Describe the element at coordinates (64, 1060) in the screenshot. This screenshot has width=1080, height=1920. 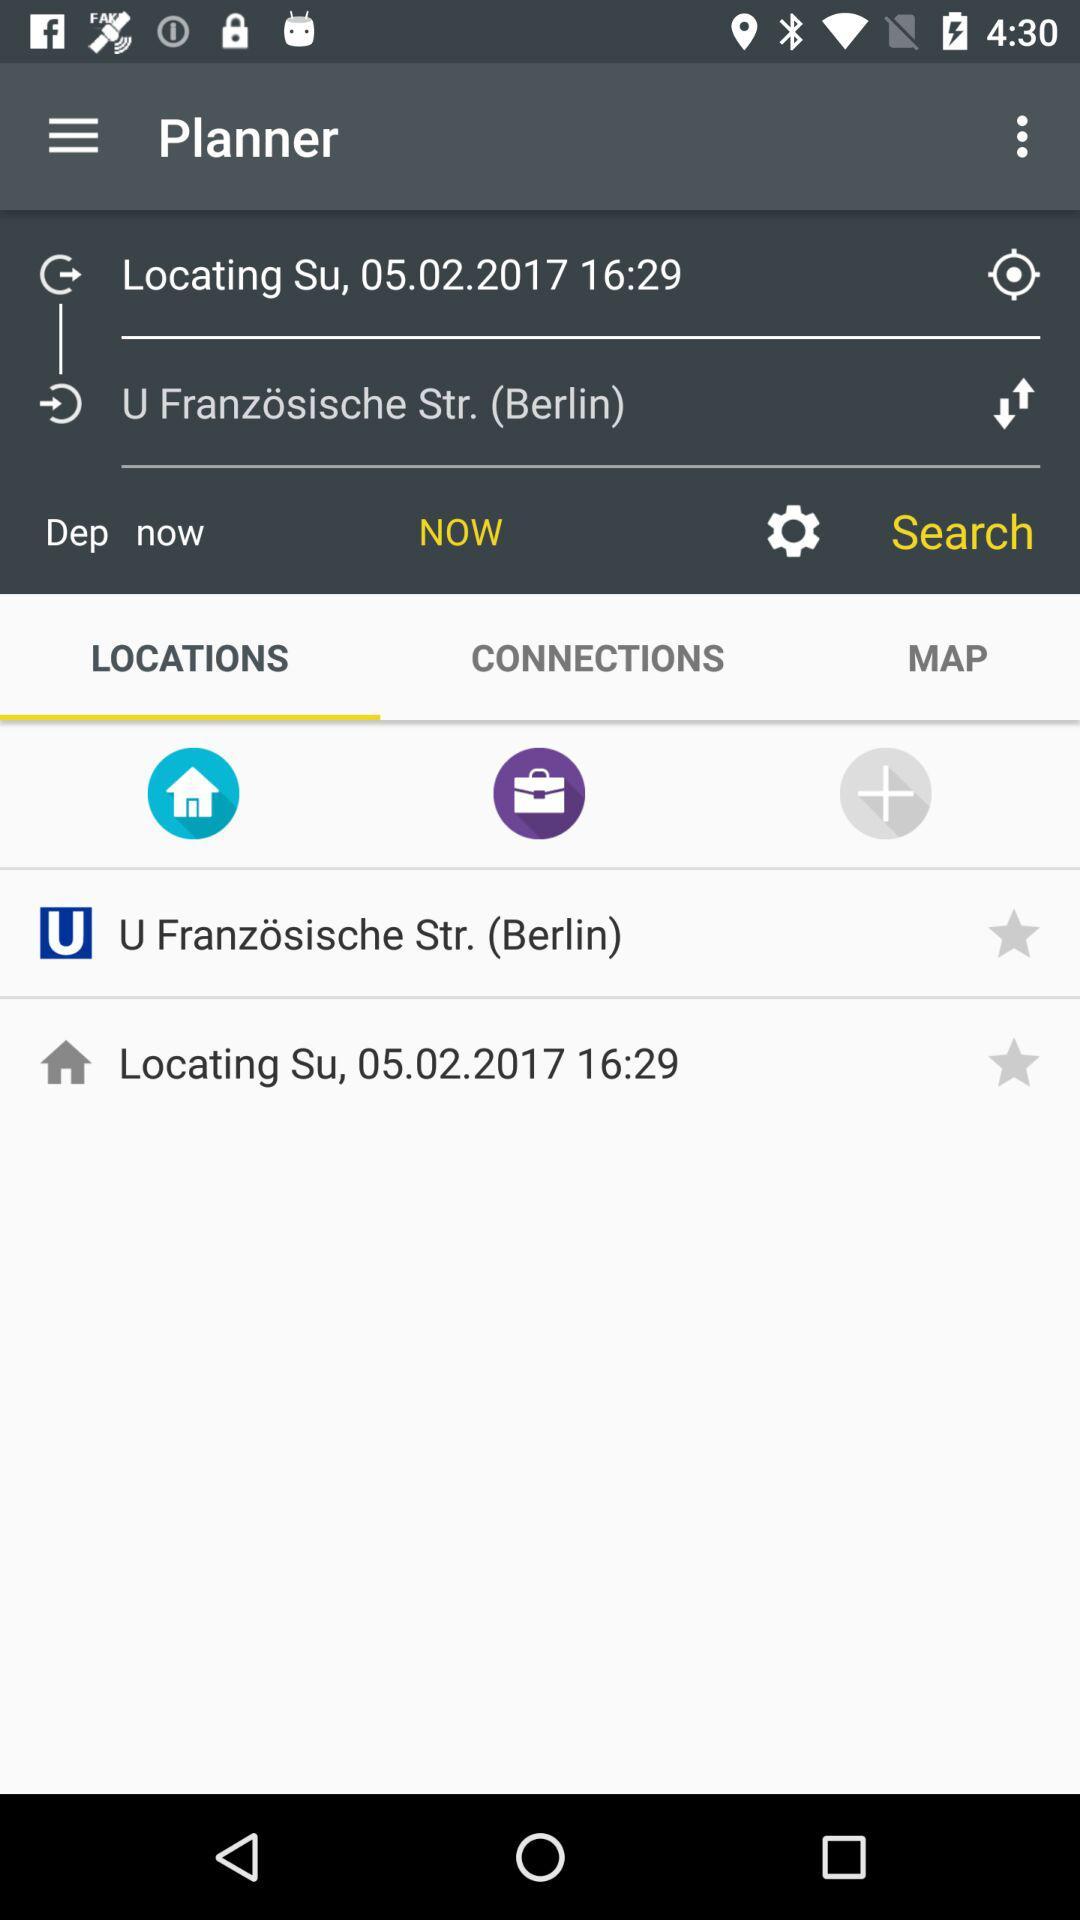
I see `the first home button from bottom` at that location.